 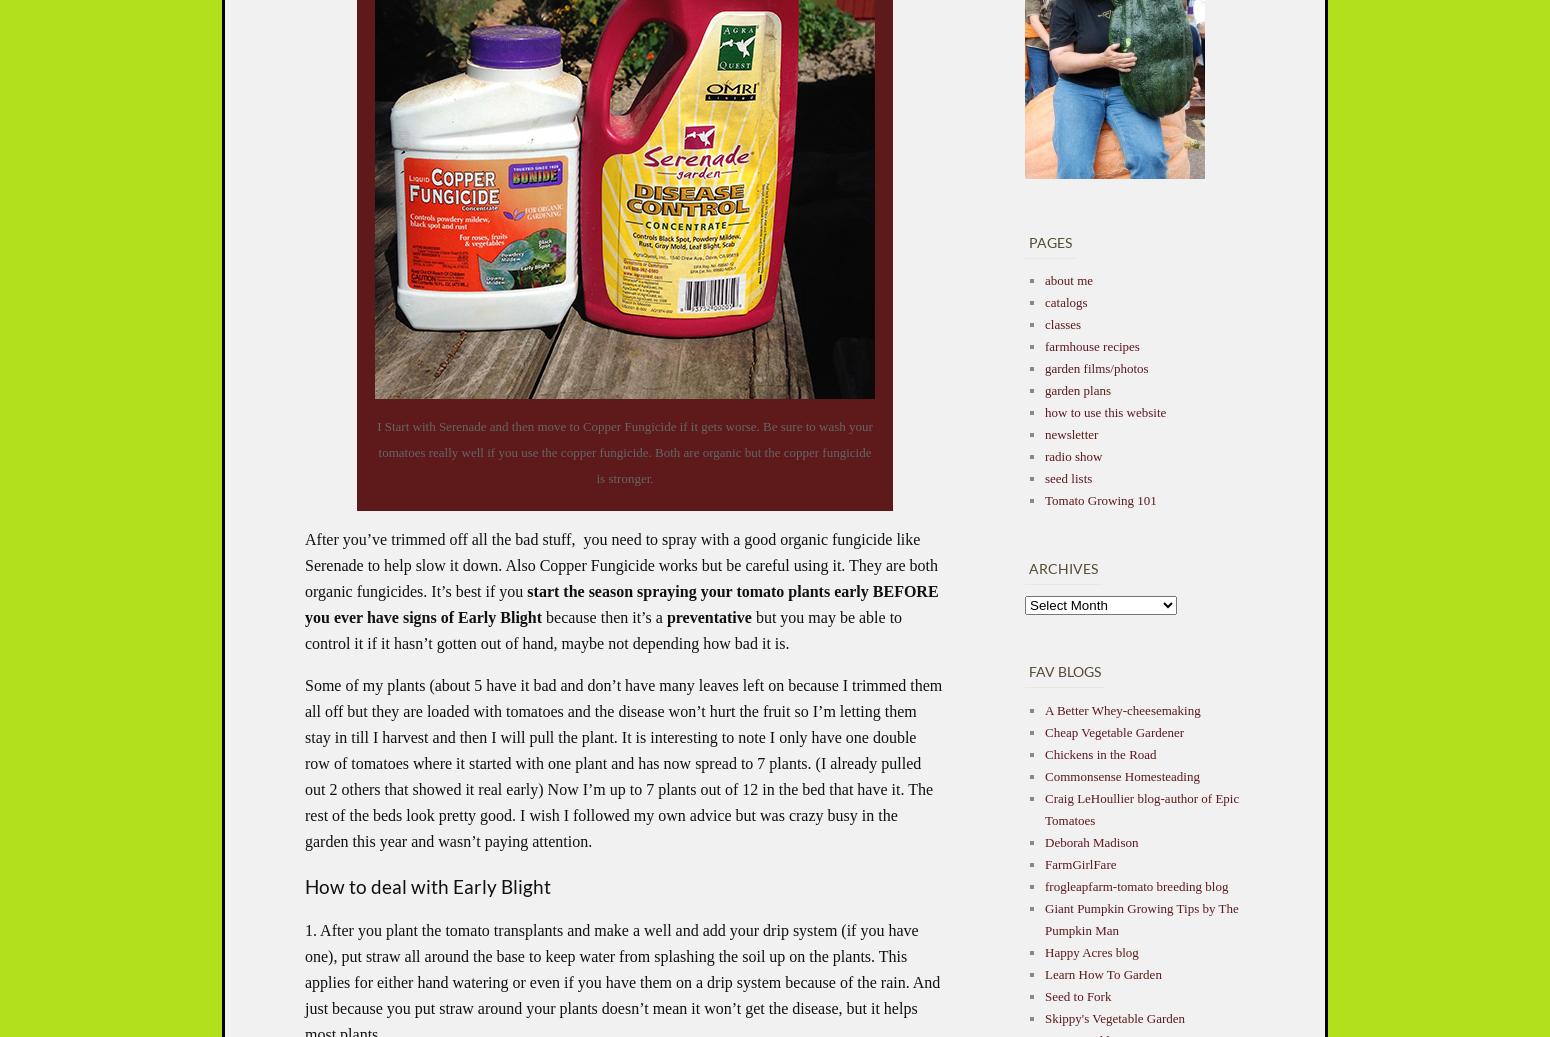 What do you see at coordinates (1114, 1017) in the screenshot?
I see `'Skippy's Vegetable Garden'` at bounding box center [1114, 1017].